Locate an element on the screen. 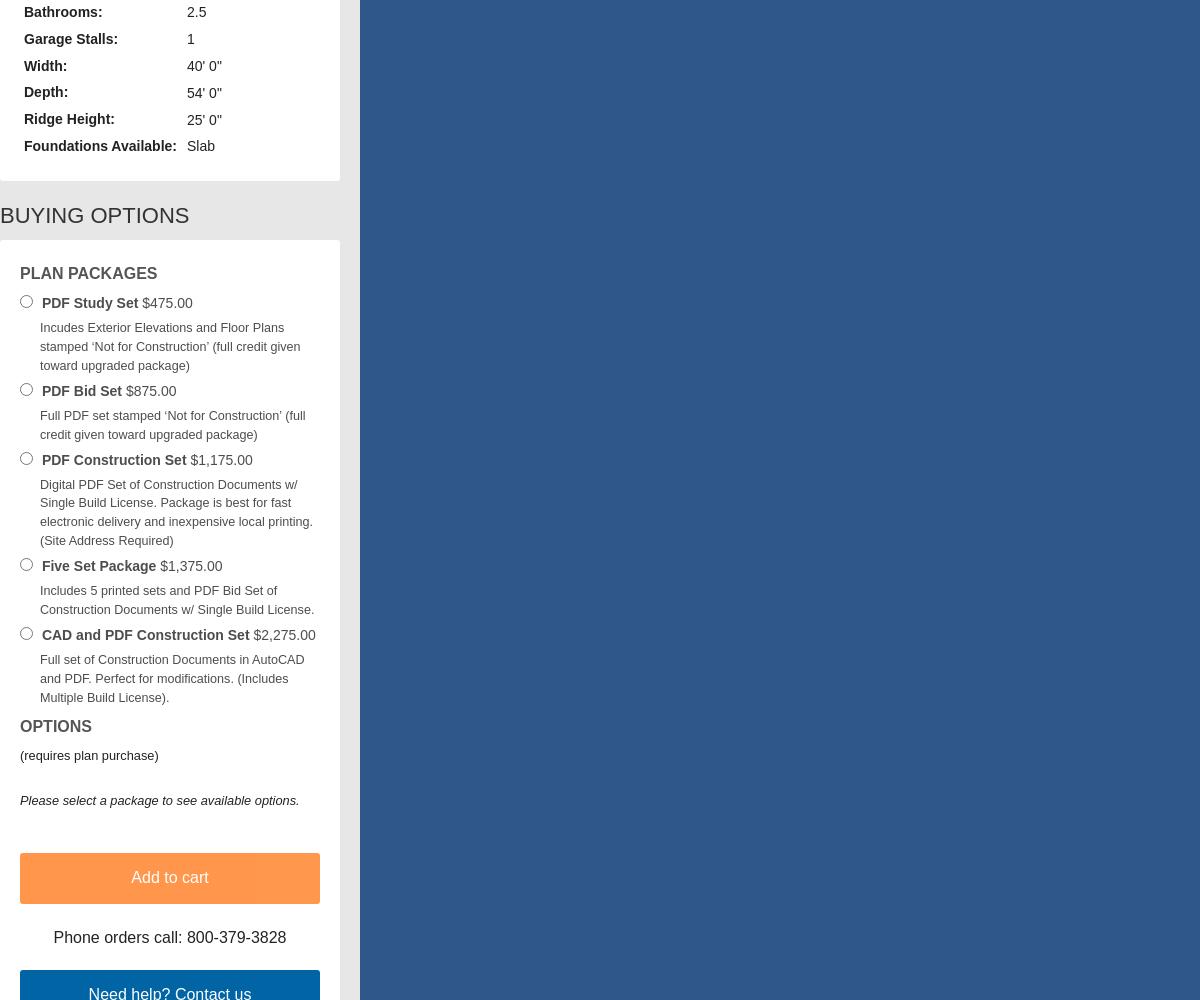  '$1,375.00' is located at coordinates (188, 565).